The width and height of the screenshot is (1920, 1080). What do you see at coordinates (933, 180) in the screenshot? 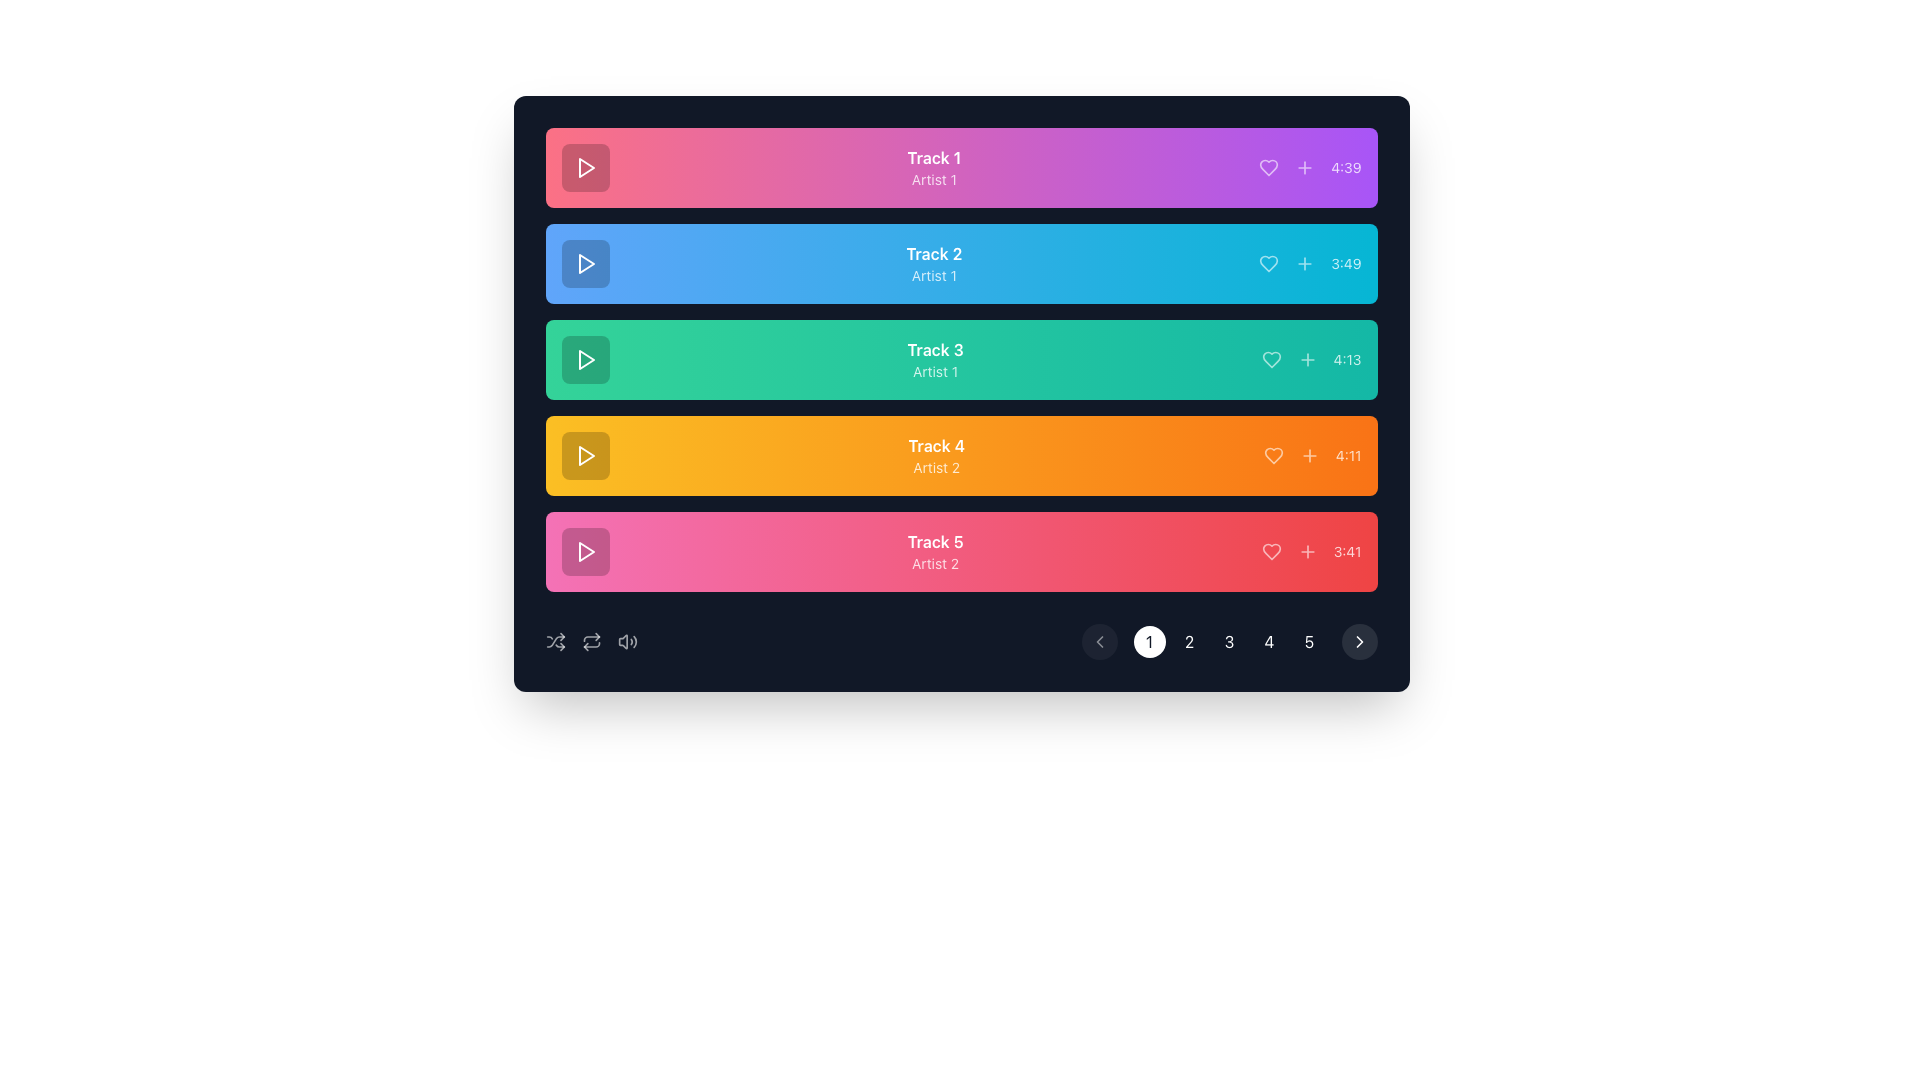
I see `the static text element displaying 'Artist 1', which is positioned beneath 'Track 1' in the first row of the visible list of tracks` at bounding box center [933, 180].